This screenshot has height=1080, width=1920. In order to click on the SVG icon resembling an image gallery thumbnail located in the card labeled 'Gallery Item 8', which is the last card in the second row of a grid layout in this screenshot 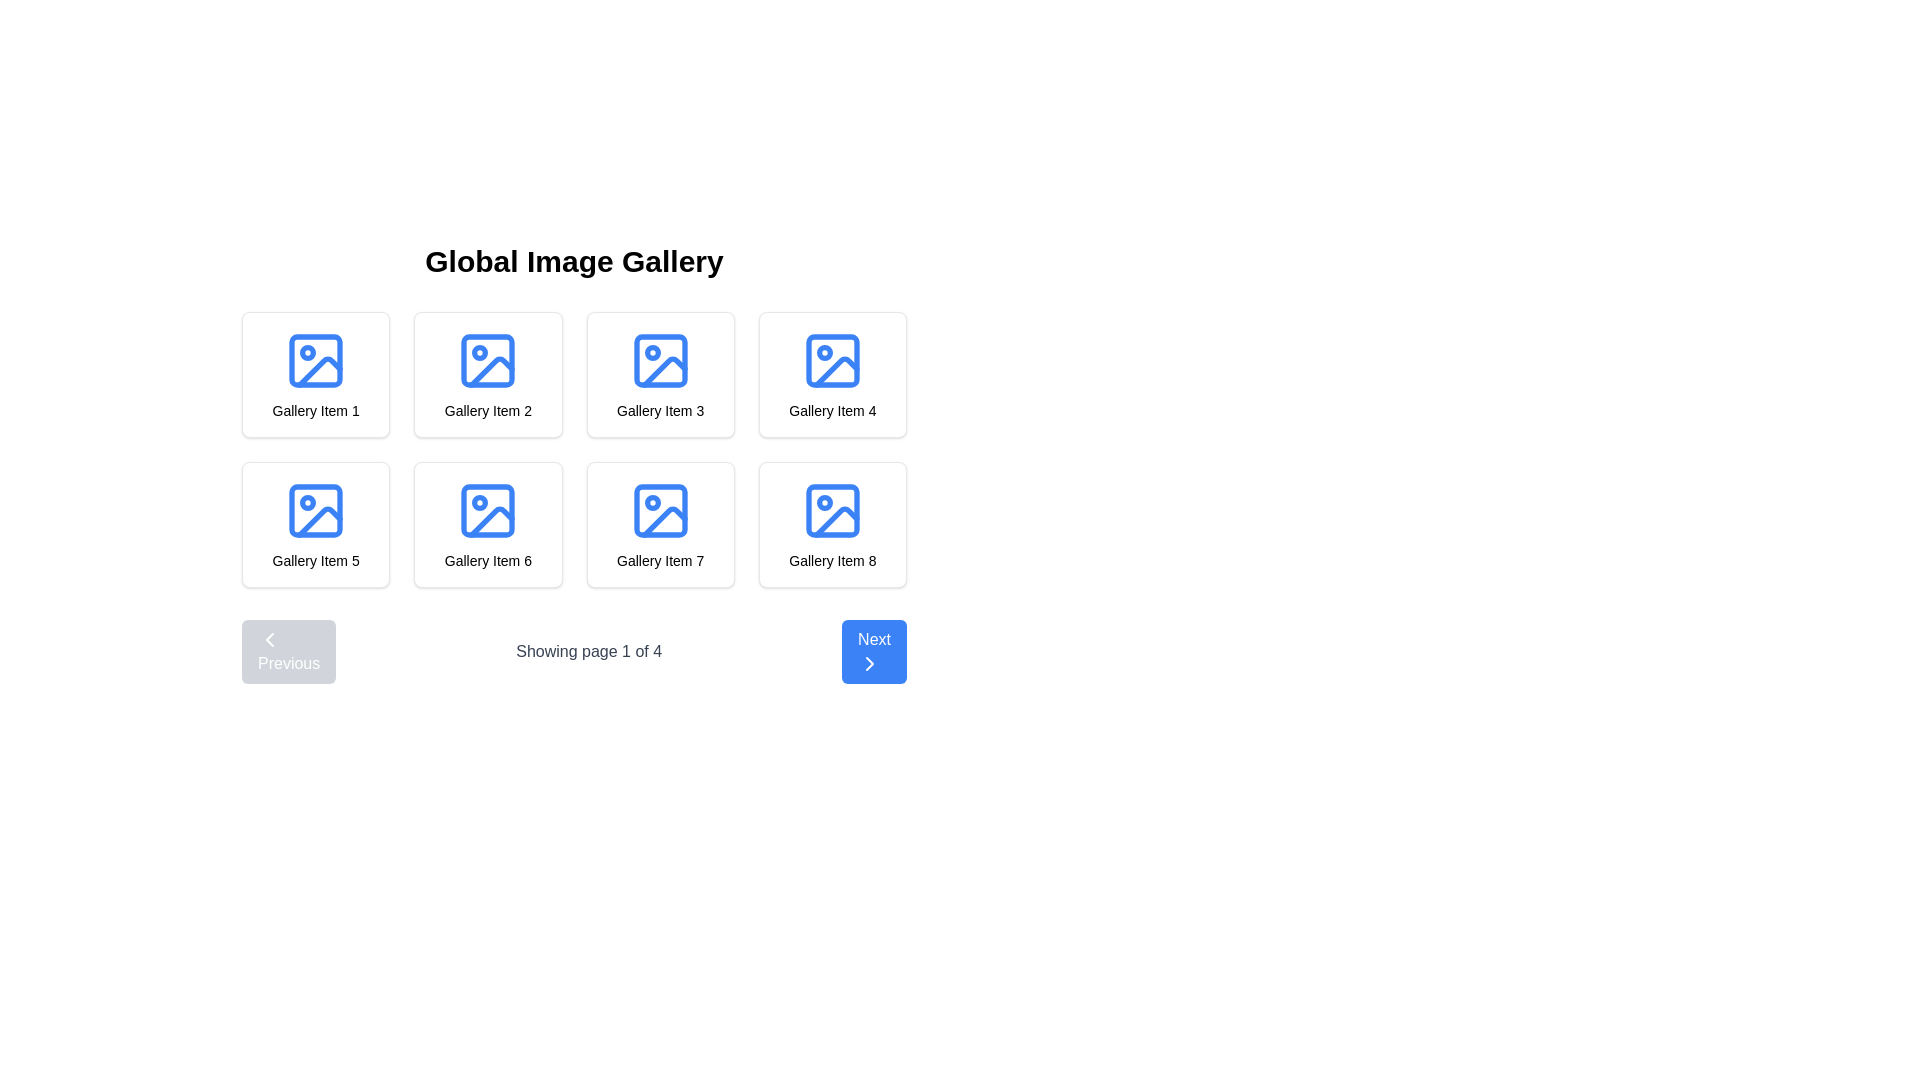, I will do `click(832, 509)`.